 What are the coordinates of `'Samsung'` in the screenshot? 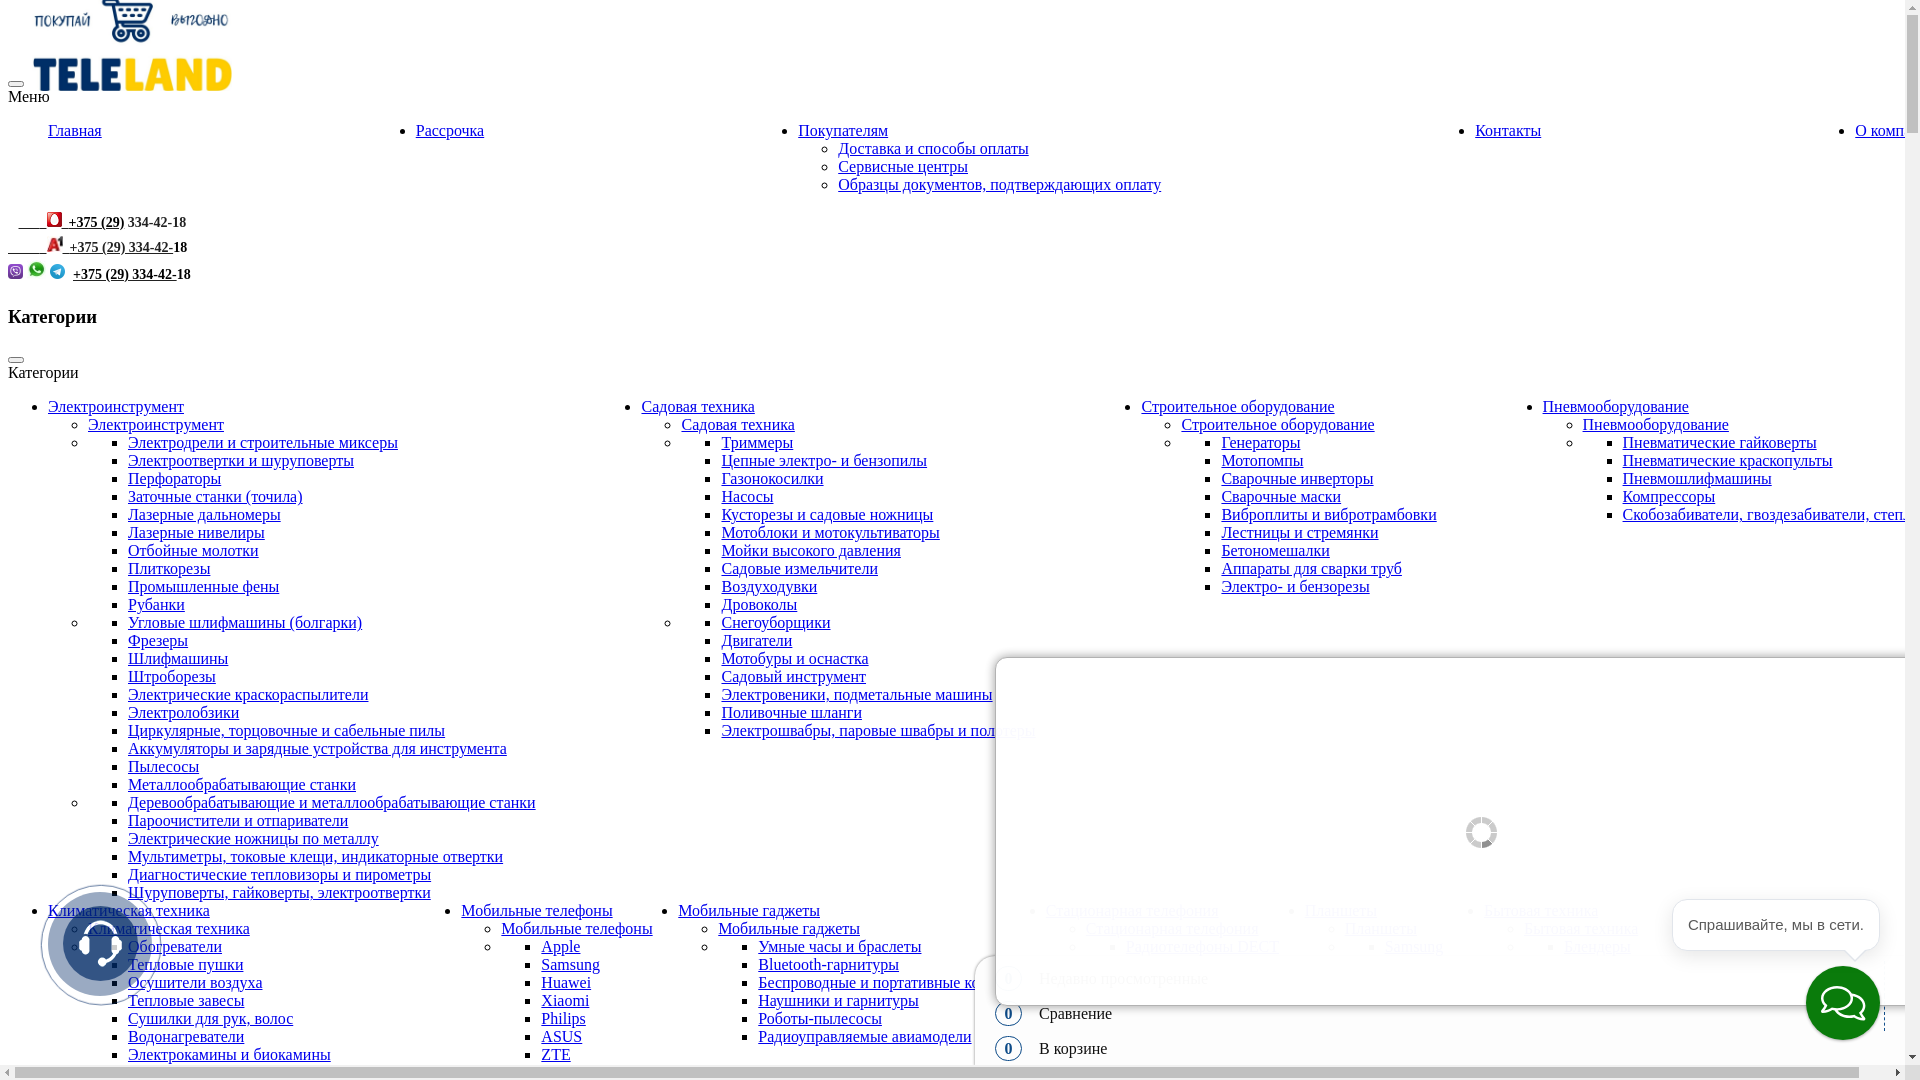 It's located at (569, 963).